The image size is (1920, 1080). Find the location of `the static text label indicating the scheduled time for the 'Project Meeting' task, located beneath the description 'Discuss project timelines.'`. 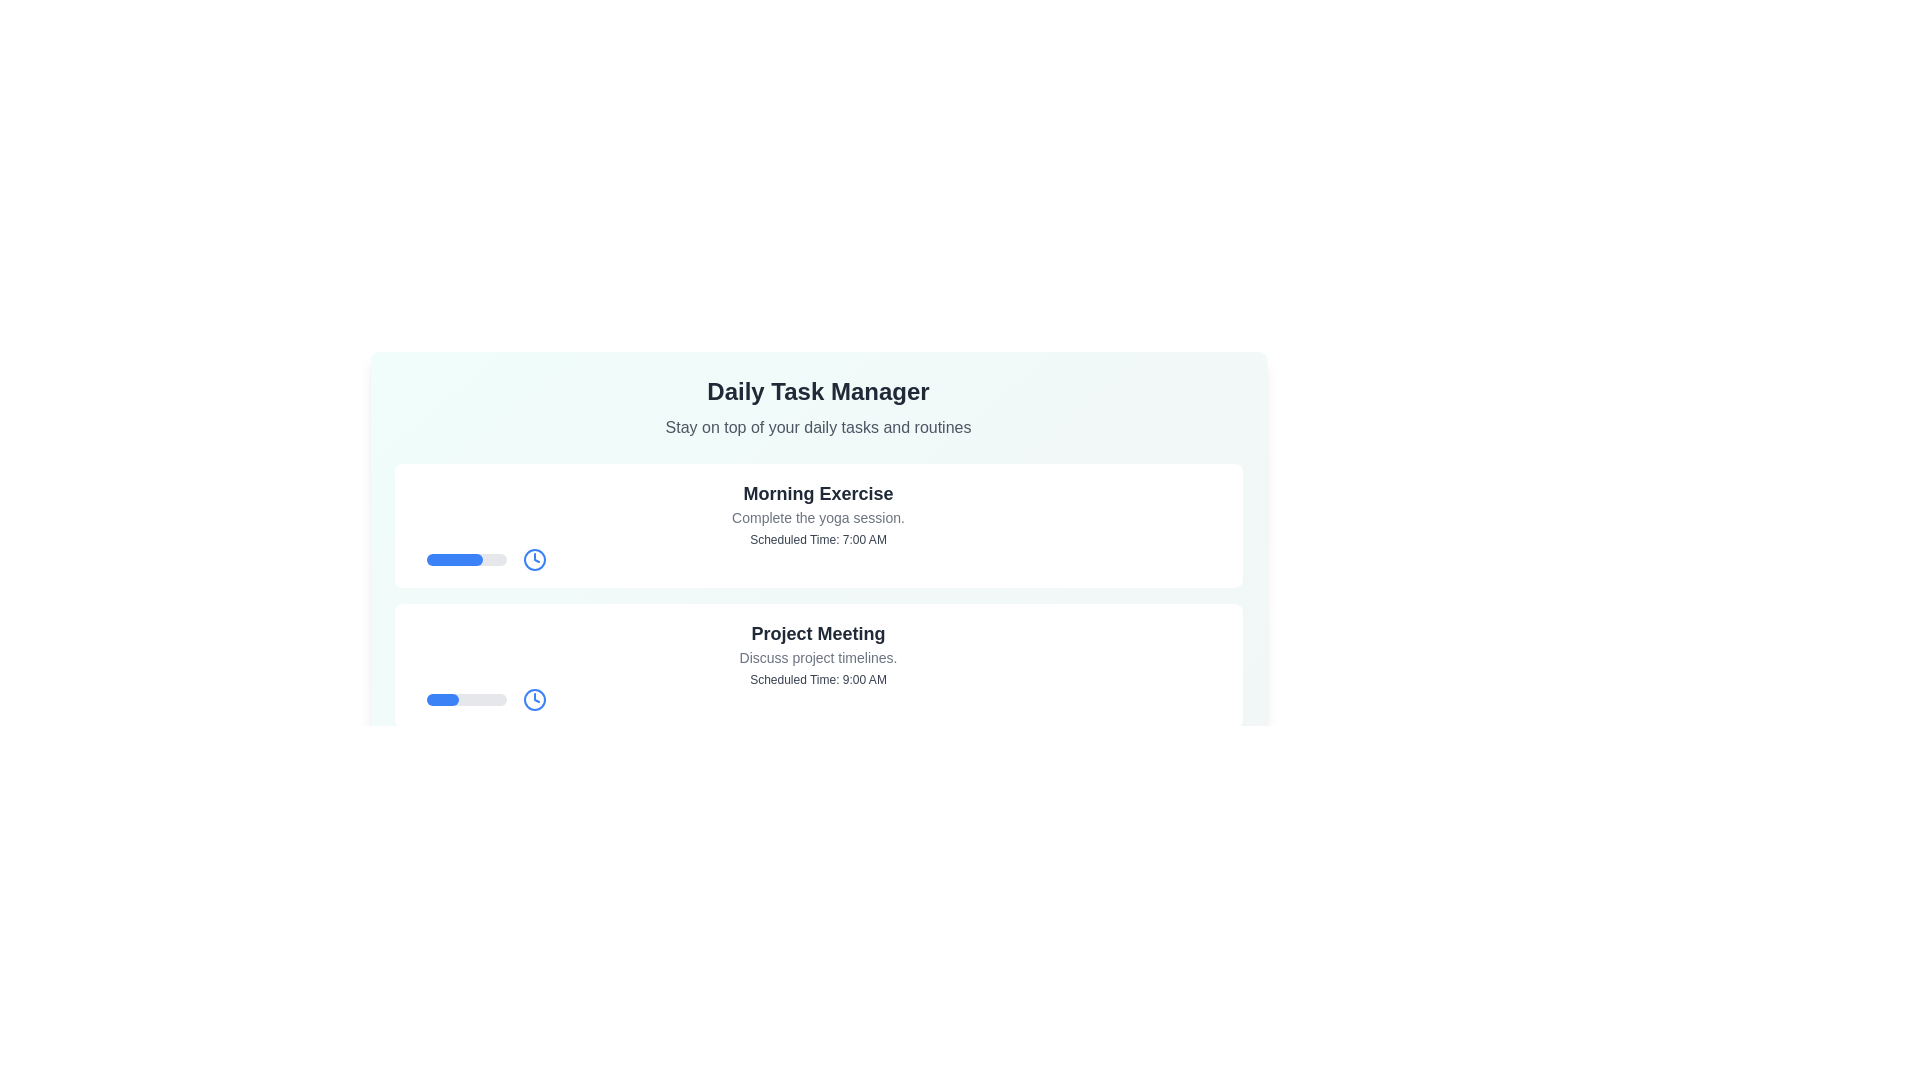

the static text label indicating the scheduled time for the 'Project Meeting' task, located beneath the description 'Discuss project timelines.' is located at coordinates (818, 678).